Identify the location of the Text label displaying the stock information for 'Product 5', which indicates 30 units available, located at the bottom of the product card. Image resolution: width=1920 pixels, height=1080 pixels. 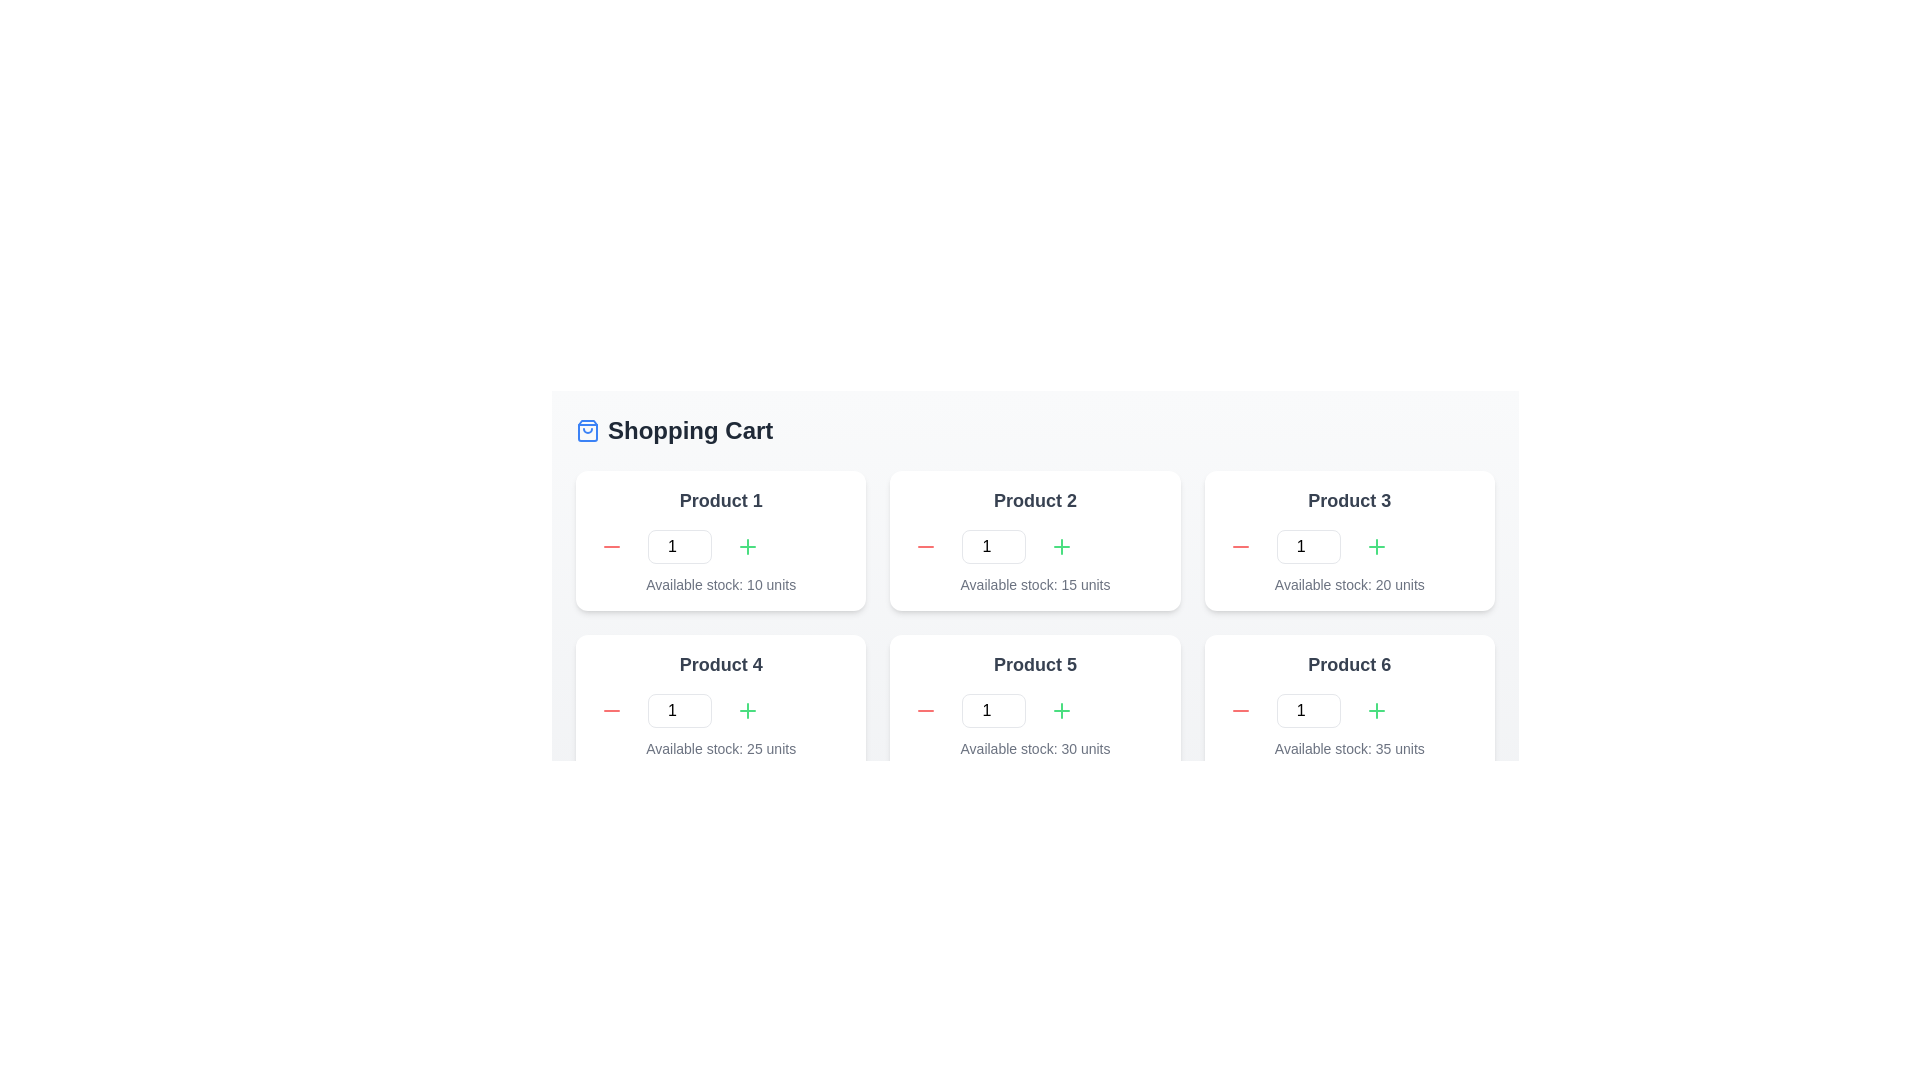
(1035, 748).